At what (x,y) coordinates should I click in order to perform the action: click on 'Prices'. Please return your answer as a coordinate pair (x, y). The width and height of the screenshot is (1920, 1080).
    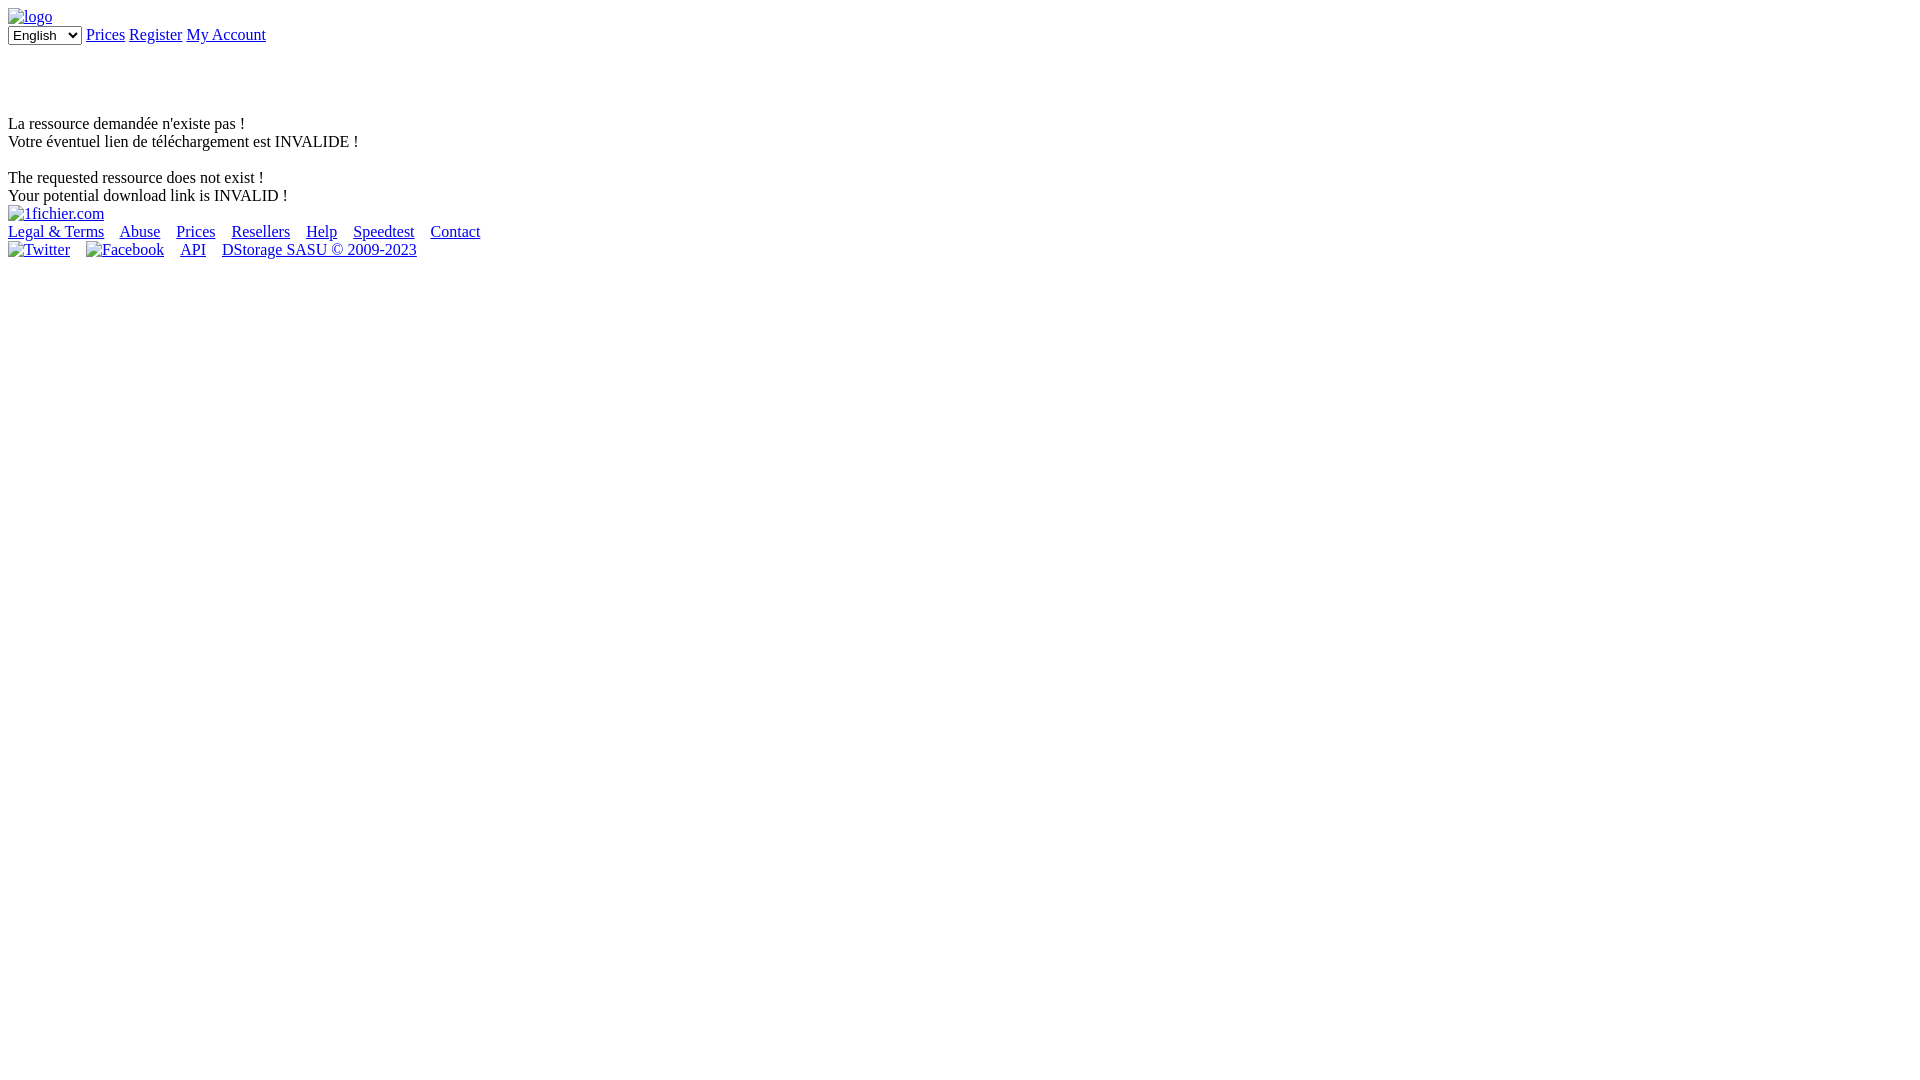
    Looking at the image, I should click on (104, 34).